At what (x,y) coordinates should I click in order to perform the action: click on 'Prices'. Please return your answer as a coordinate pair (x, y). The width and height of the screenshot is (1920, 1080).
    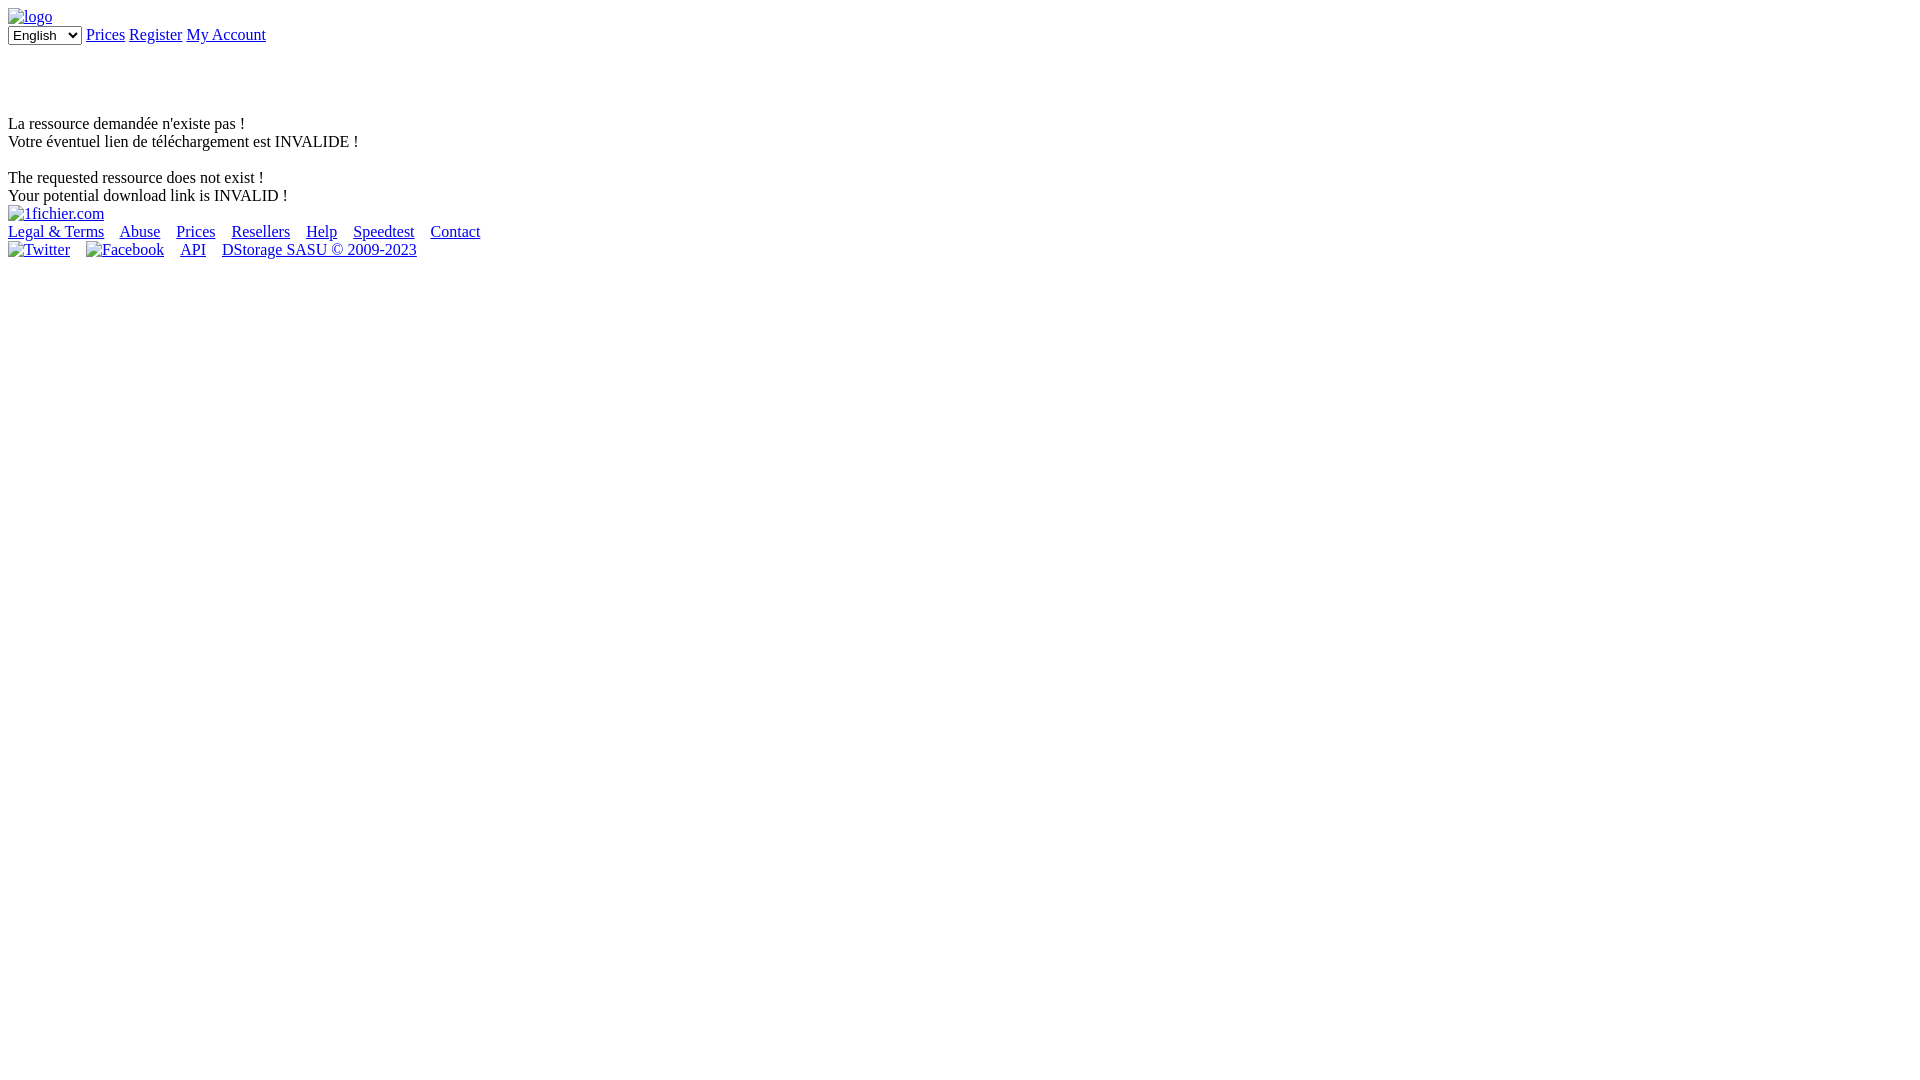
    Looking at the image, I should click on (104, 34).